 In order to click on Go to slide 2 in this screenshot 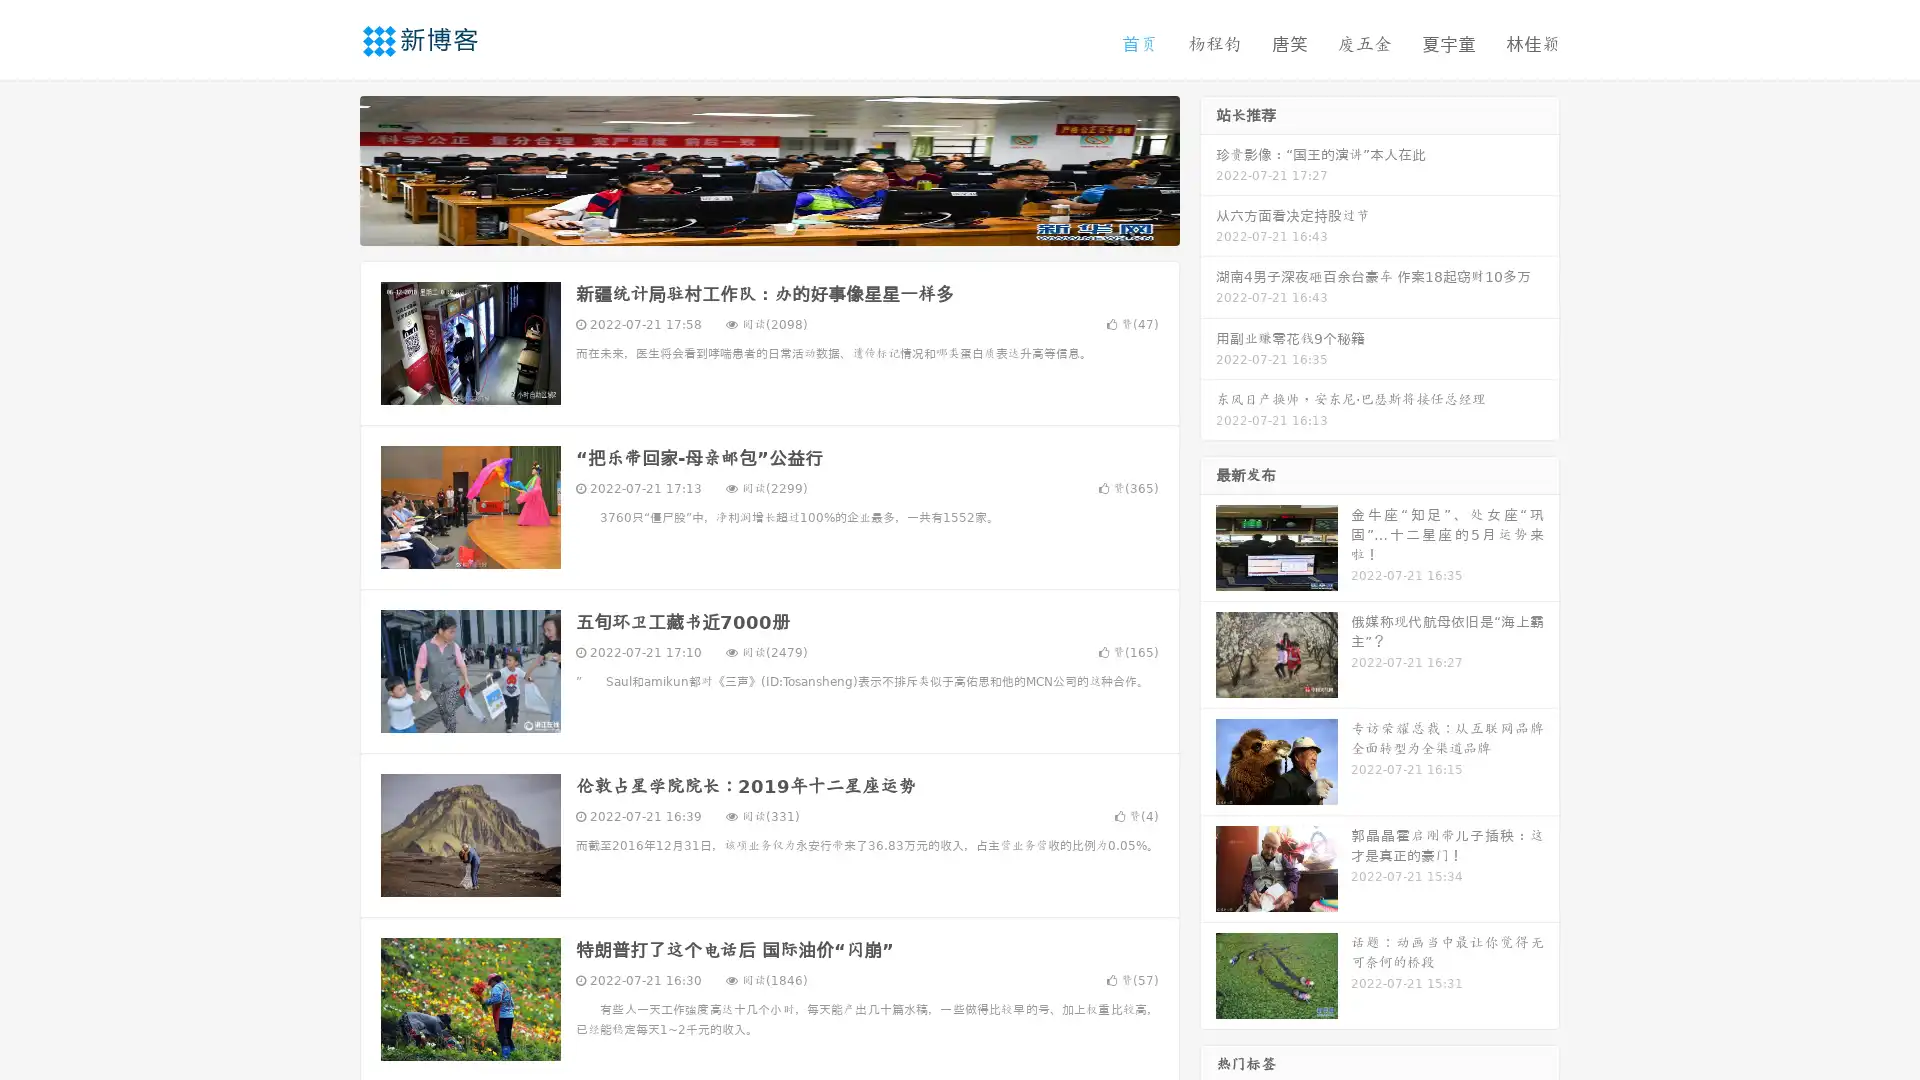, I will do `click(768, 225)`.